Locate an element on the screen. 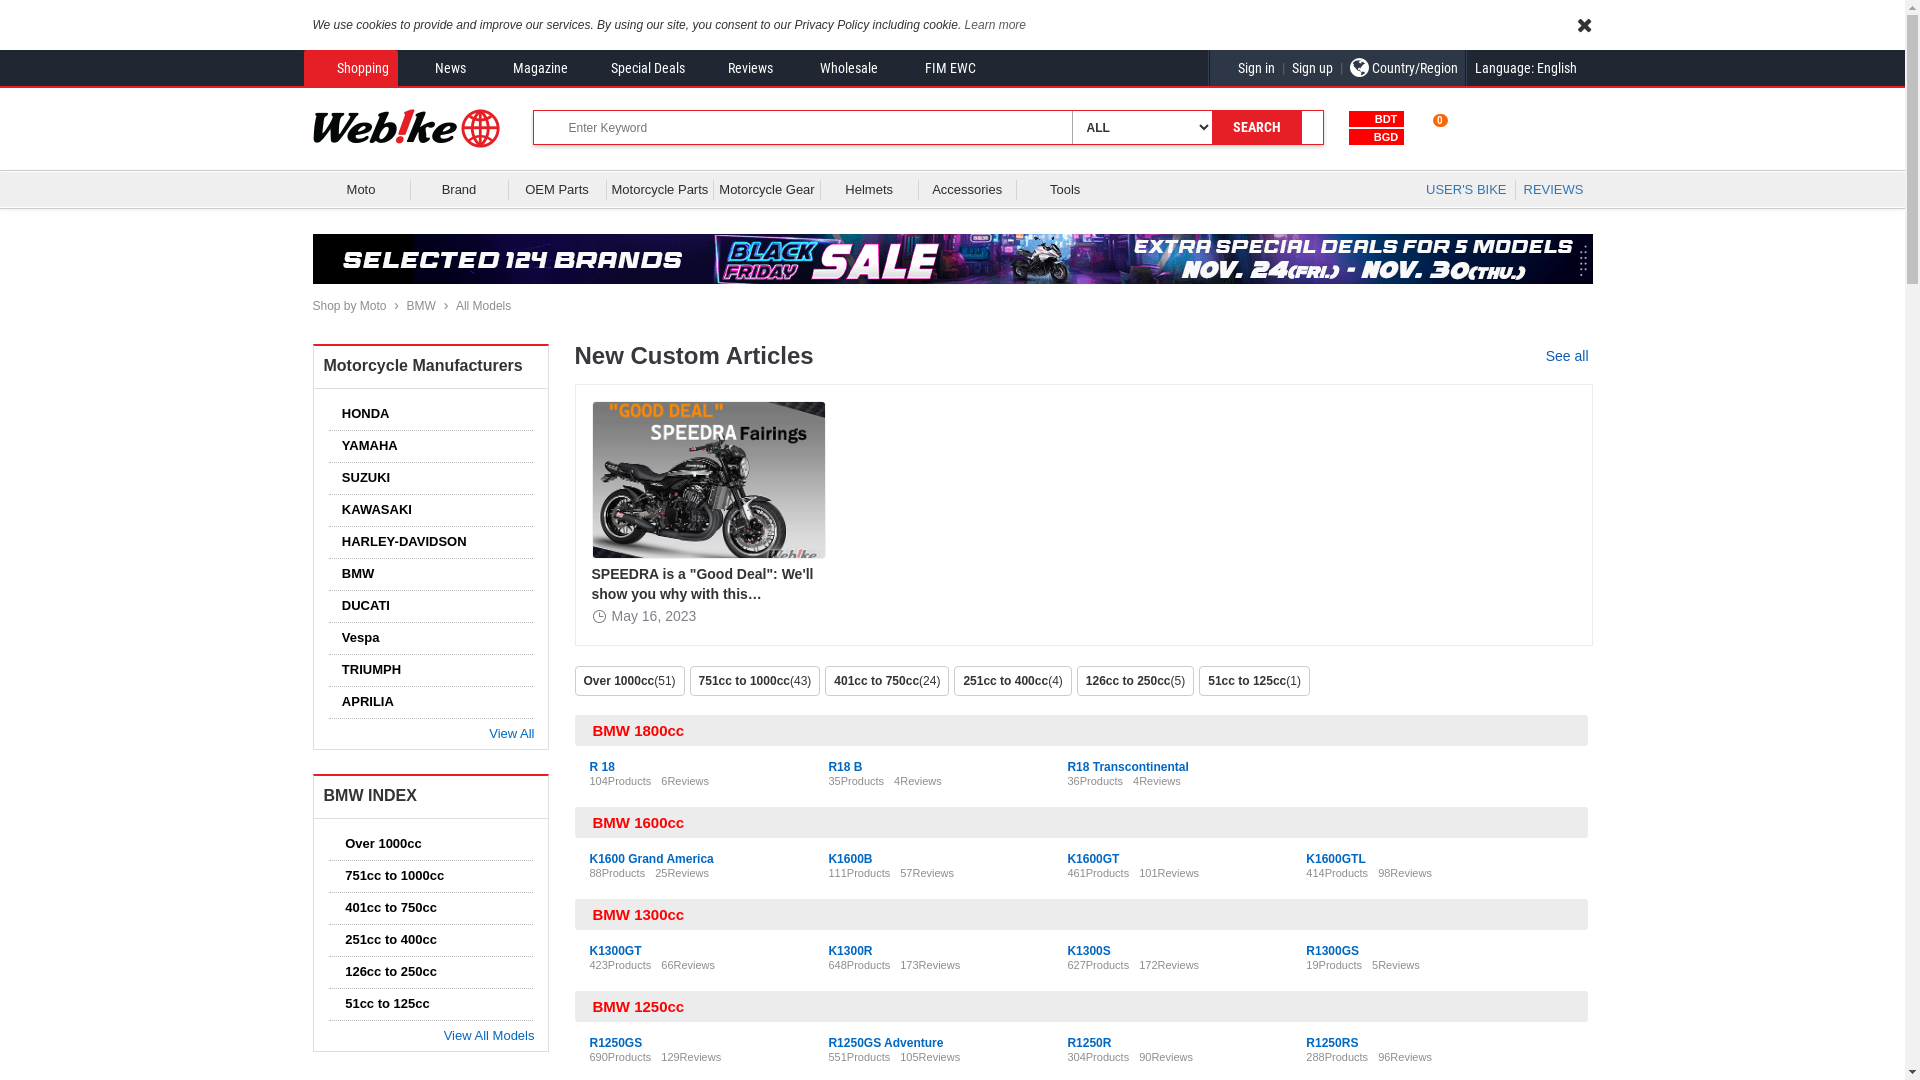  'Reviews' is located at coordinates (736, 67).